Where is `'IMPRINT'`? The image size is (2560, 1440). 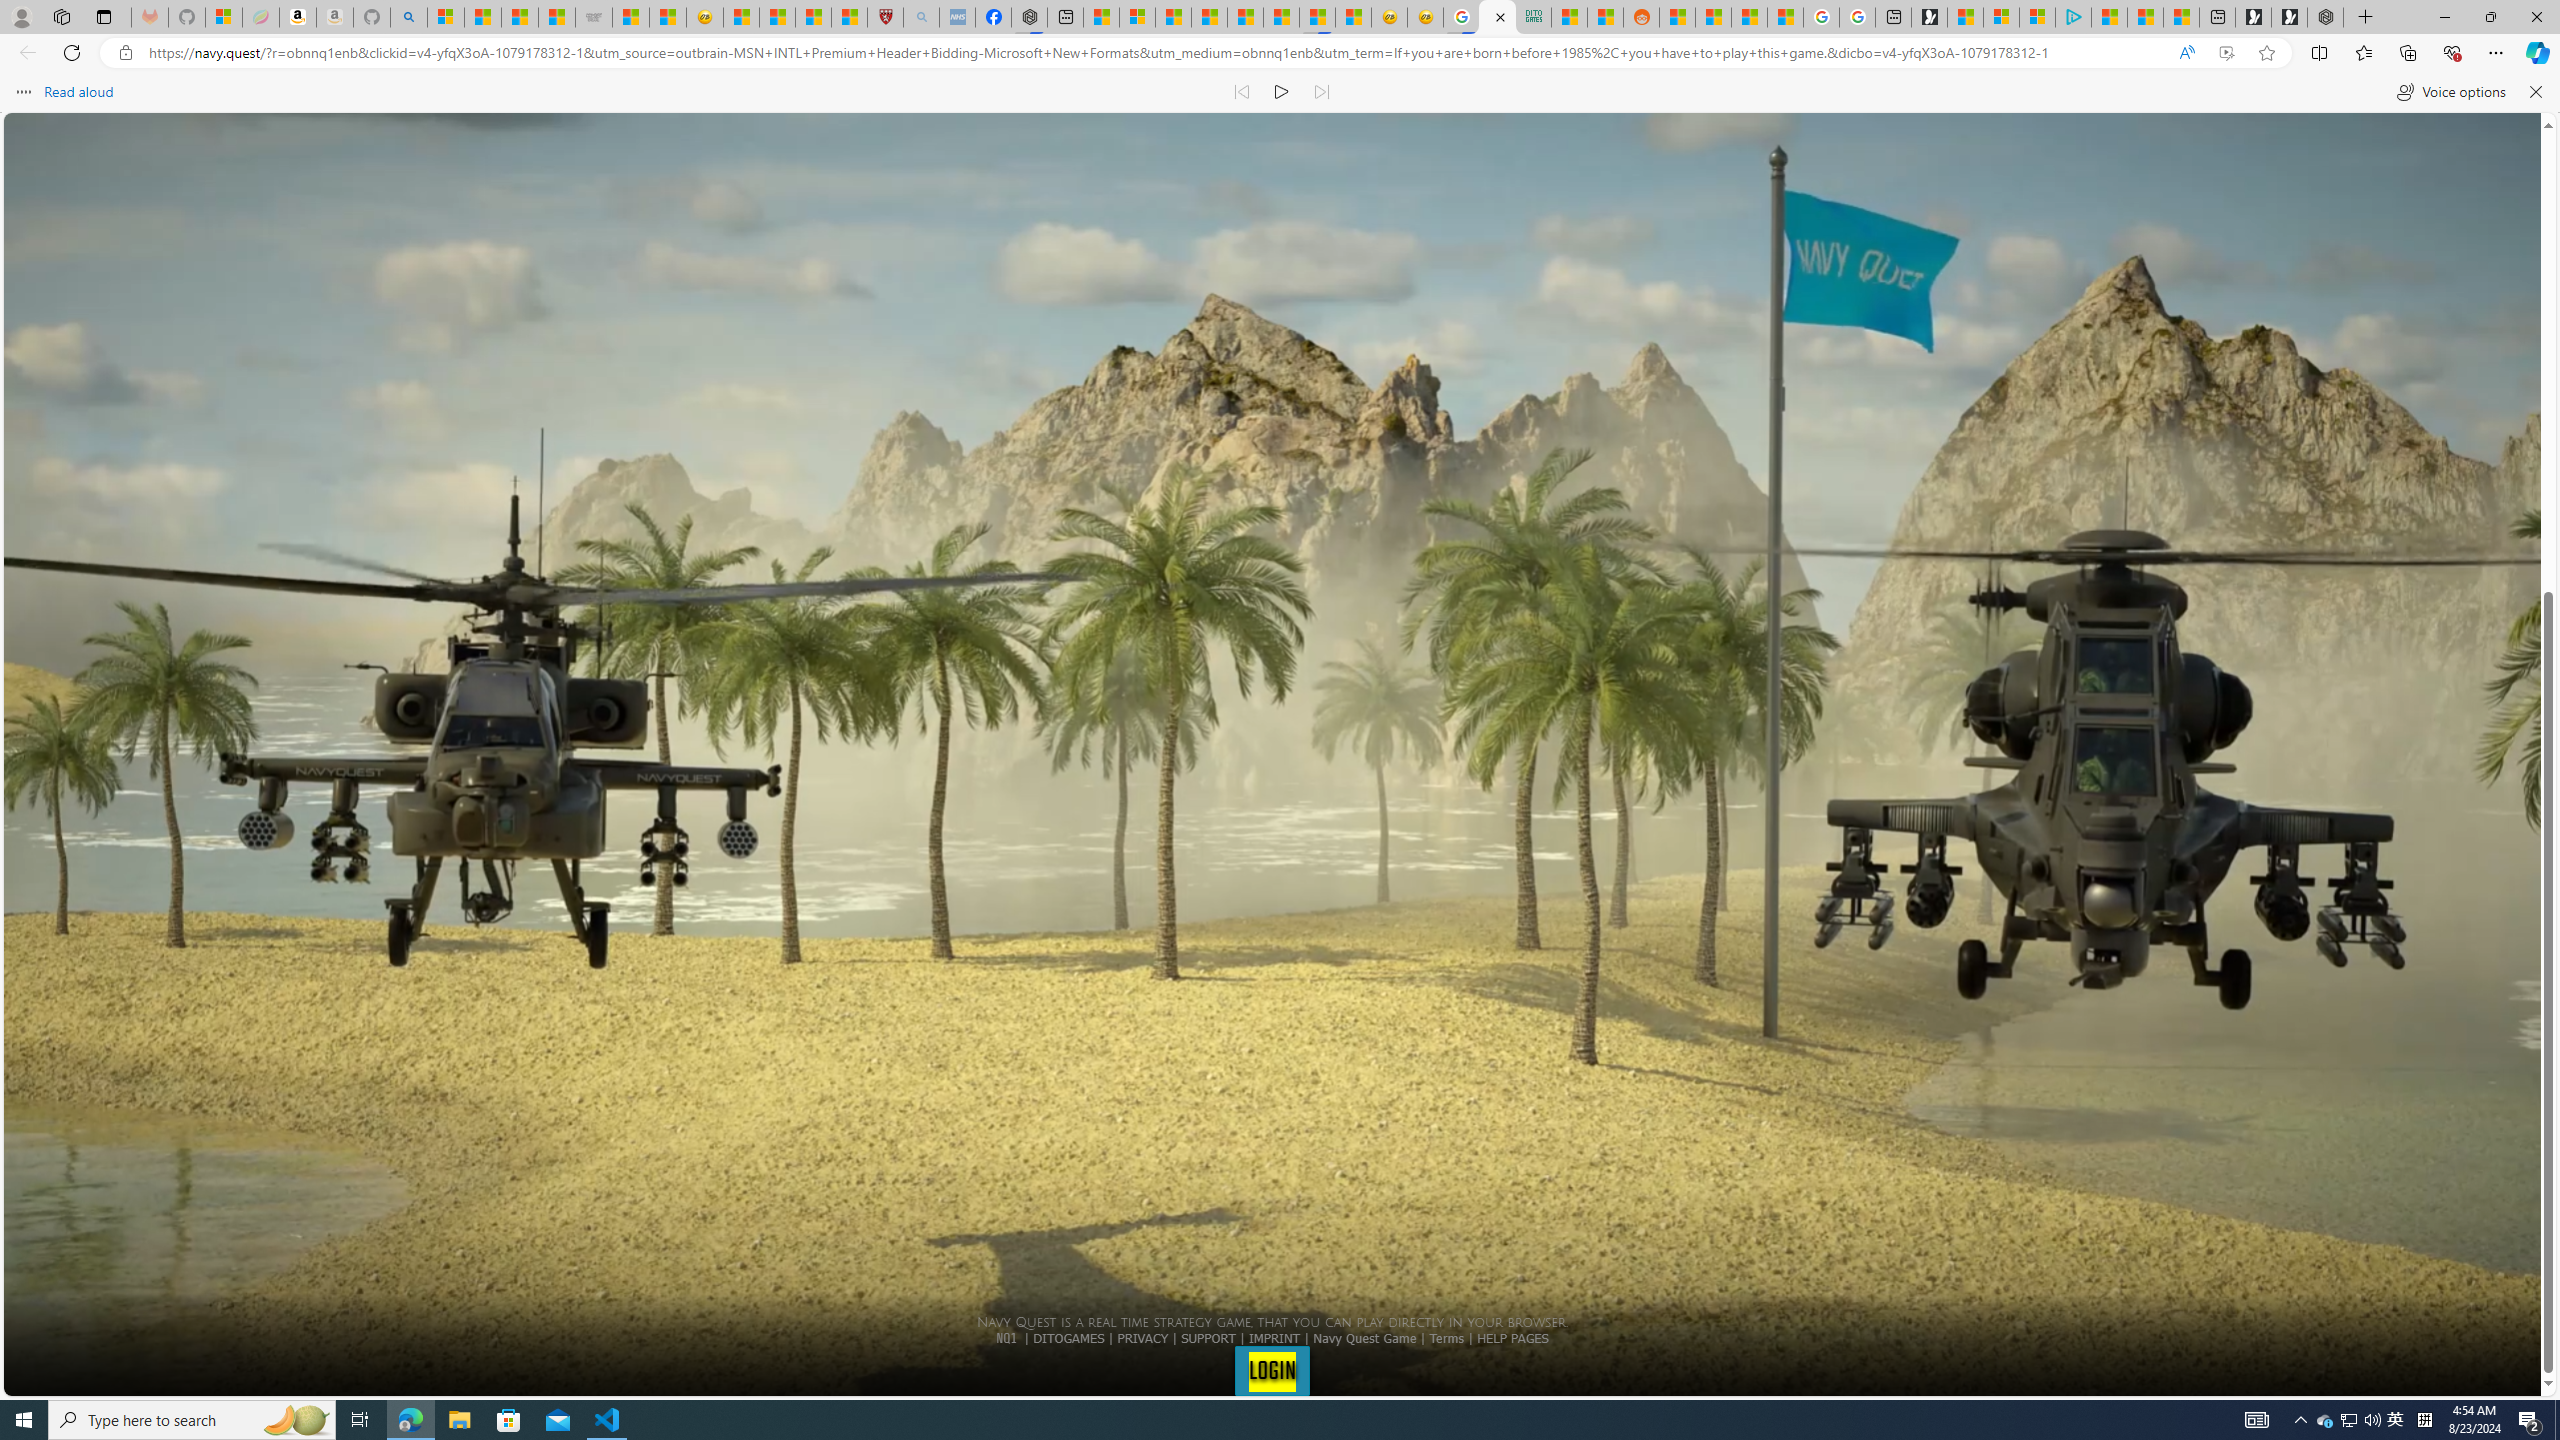 'IMPRINT' is located at coordinates (1273, 1336).